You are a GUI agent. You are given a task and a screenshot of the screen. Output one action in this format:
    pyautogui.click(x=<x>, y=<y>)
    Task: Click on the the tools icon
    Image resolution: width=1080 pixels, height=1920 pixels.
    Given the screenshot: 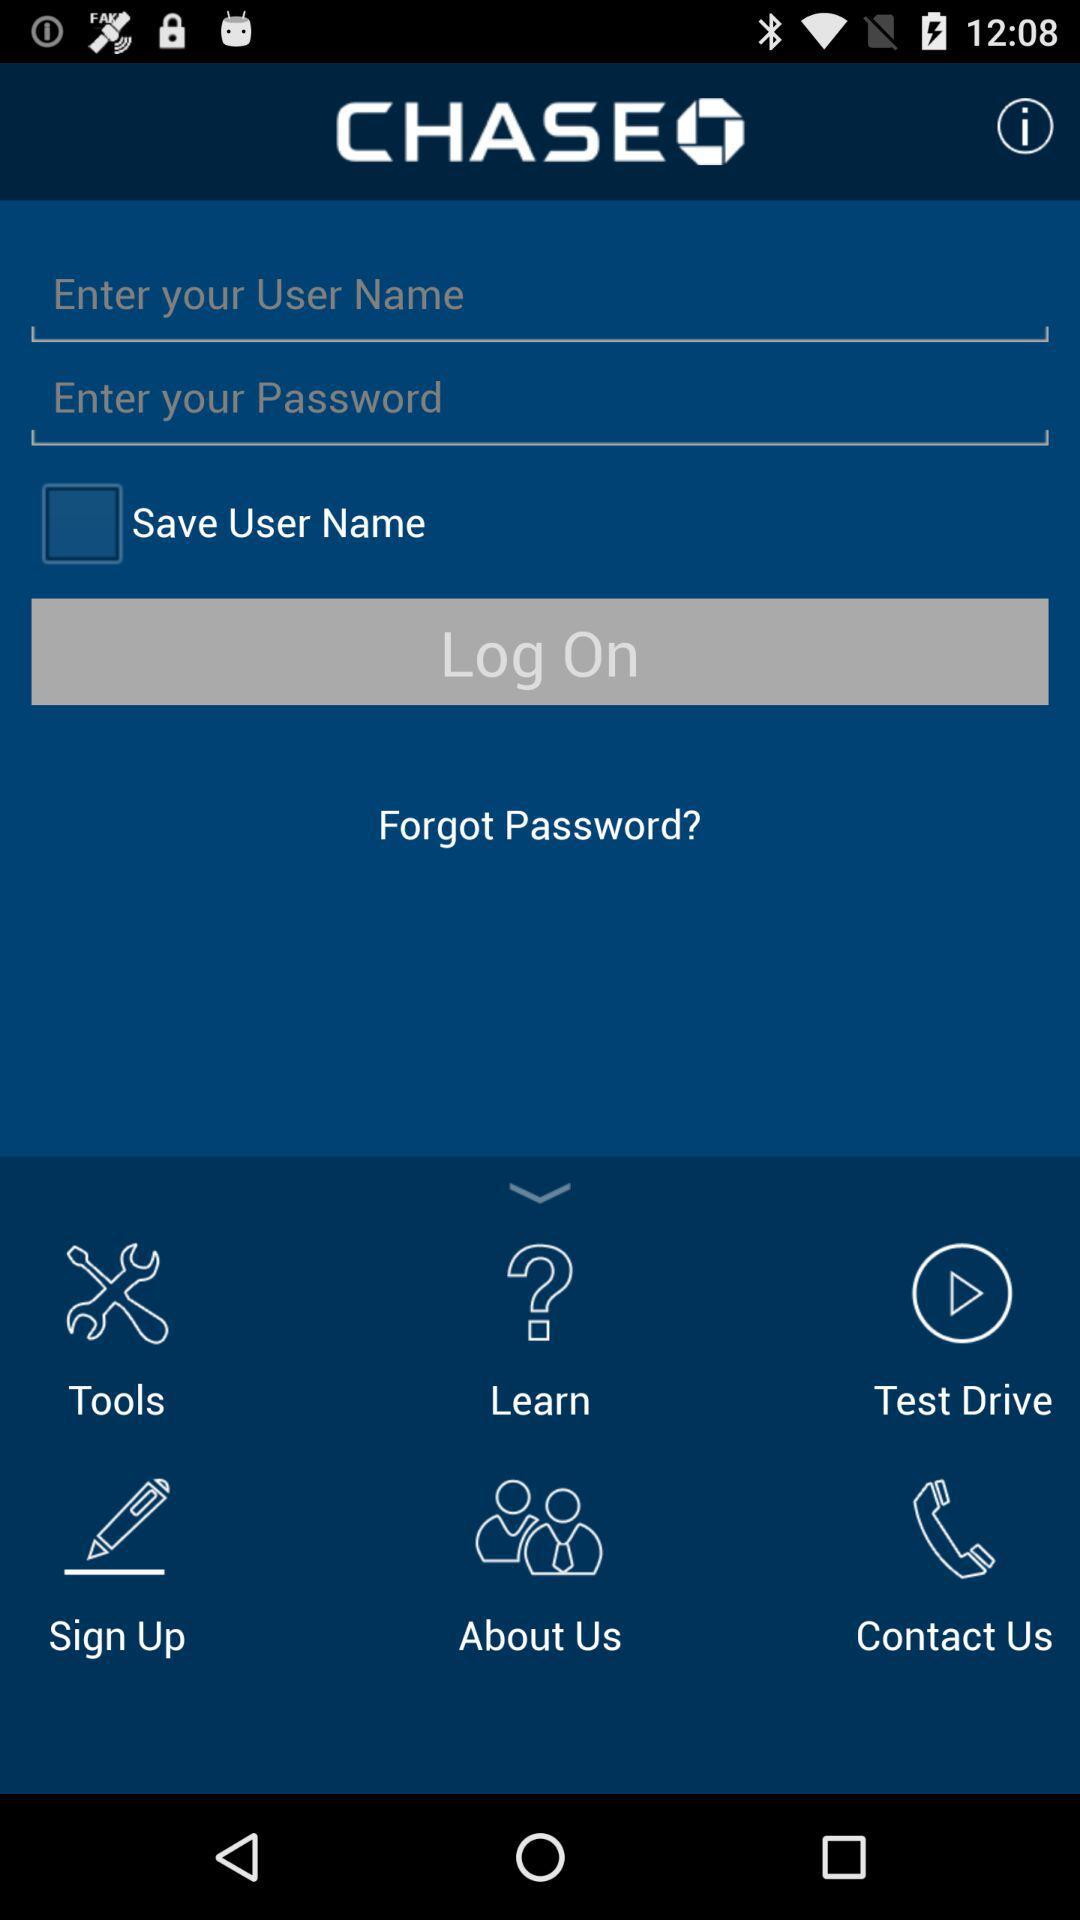 What is the action you would take?
    pyautogui.click(x=116, y=1327)
    